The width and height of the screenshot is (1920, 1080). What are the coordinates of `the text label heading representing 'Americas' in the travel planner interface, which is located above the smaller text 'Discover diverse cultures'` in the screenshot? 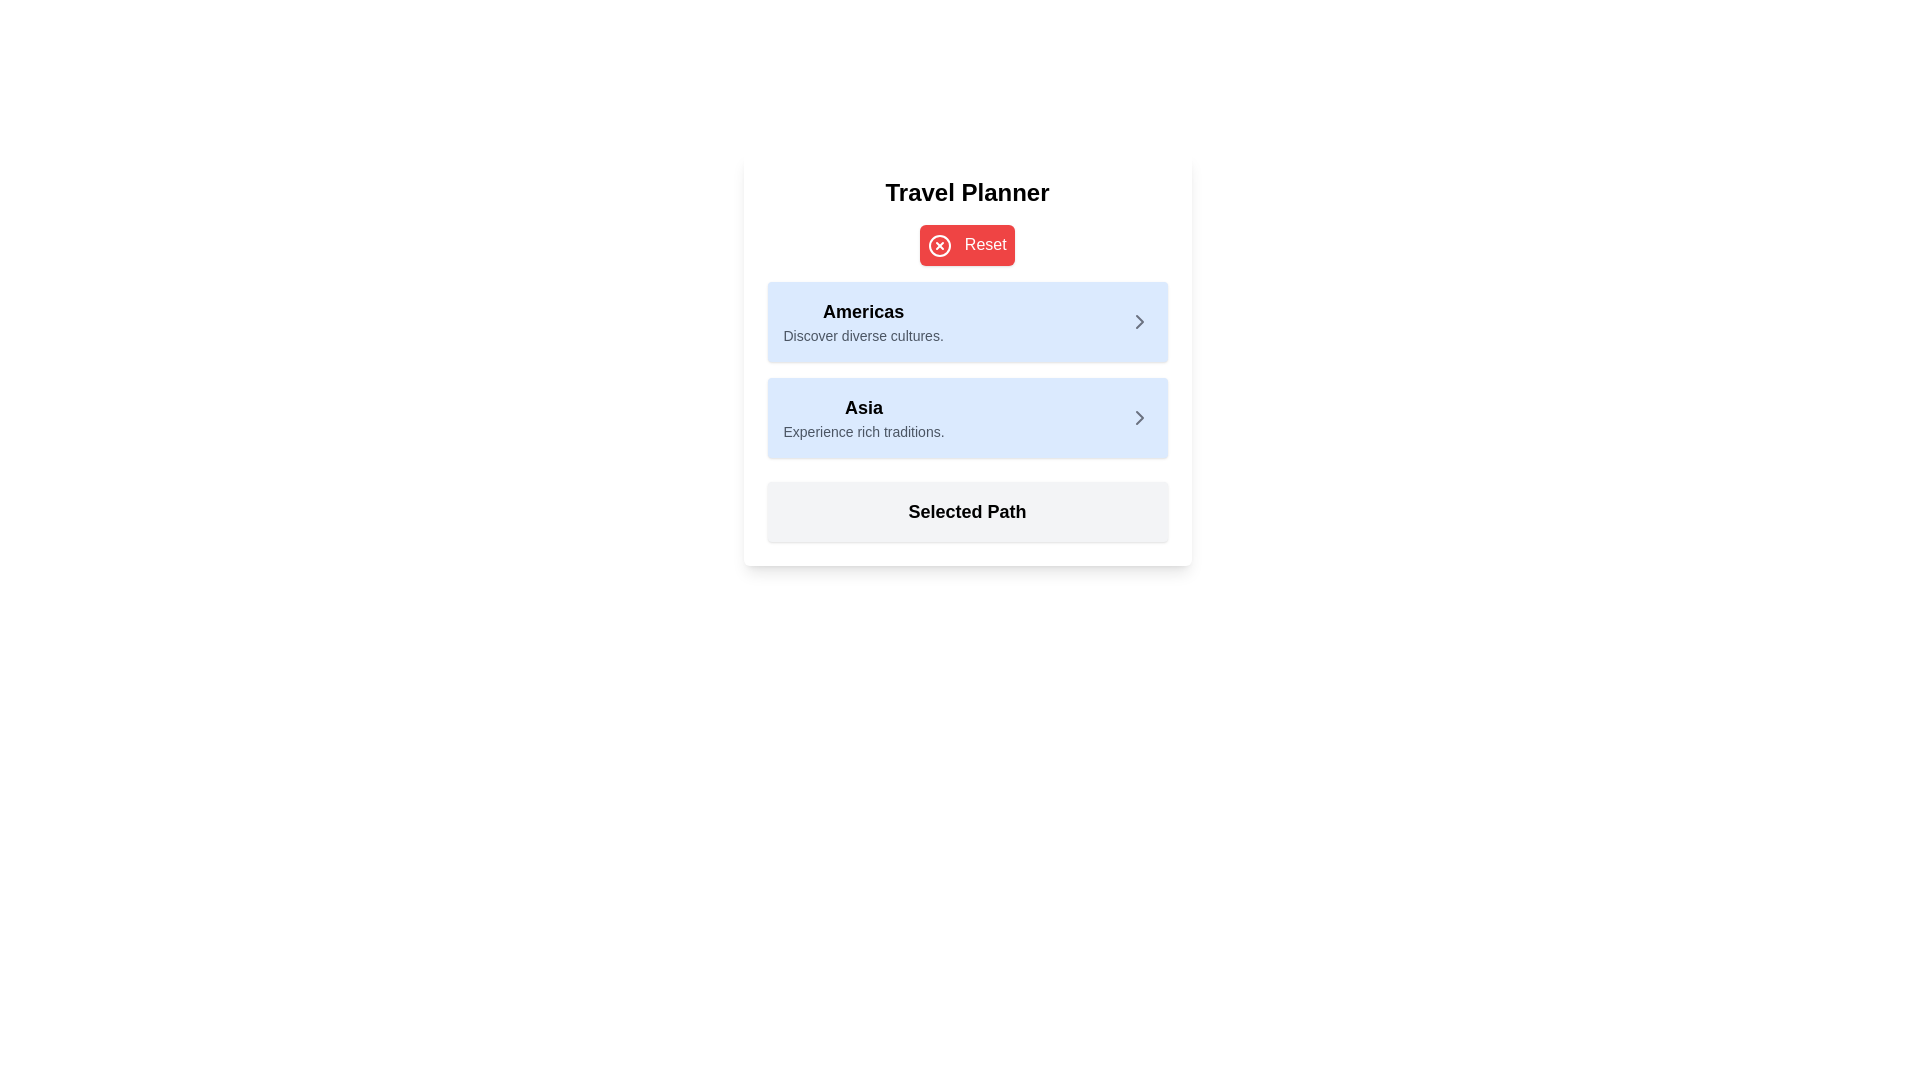 It's located at (863, 311).